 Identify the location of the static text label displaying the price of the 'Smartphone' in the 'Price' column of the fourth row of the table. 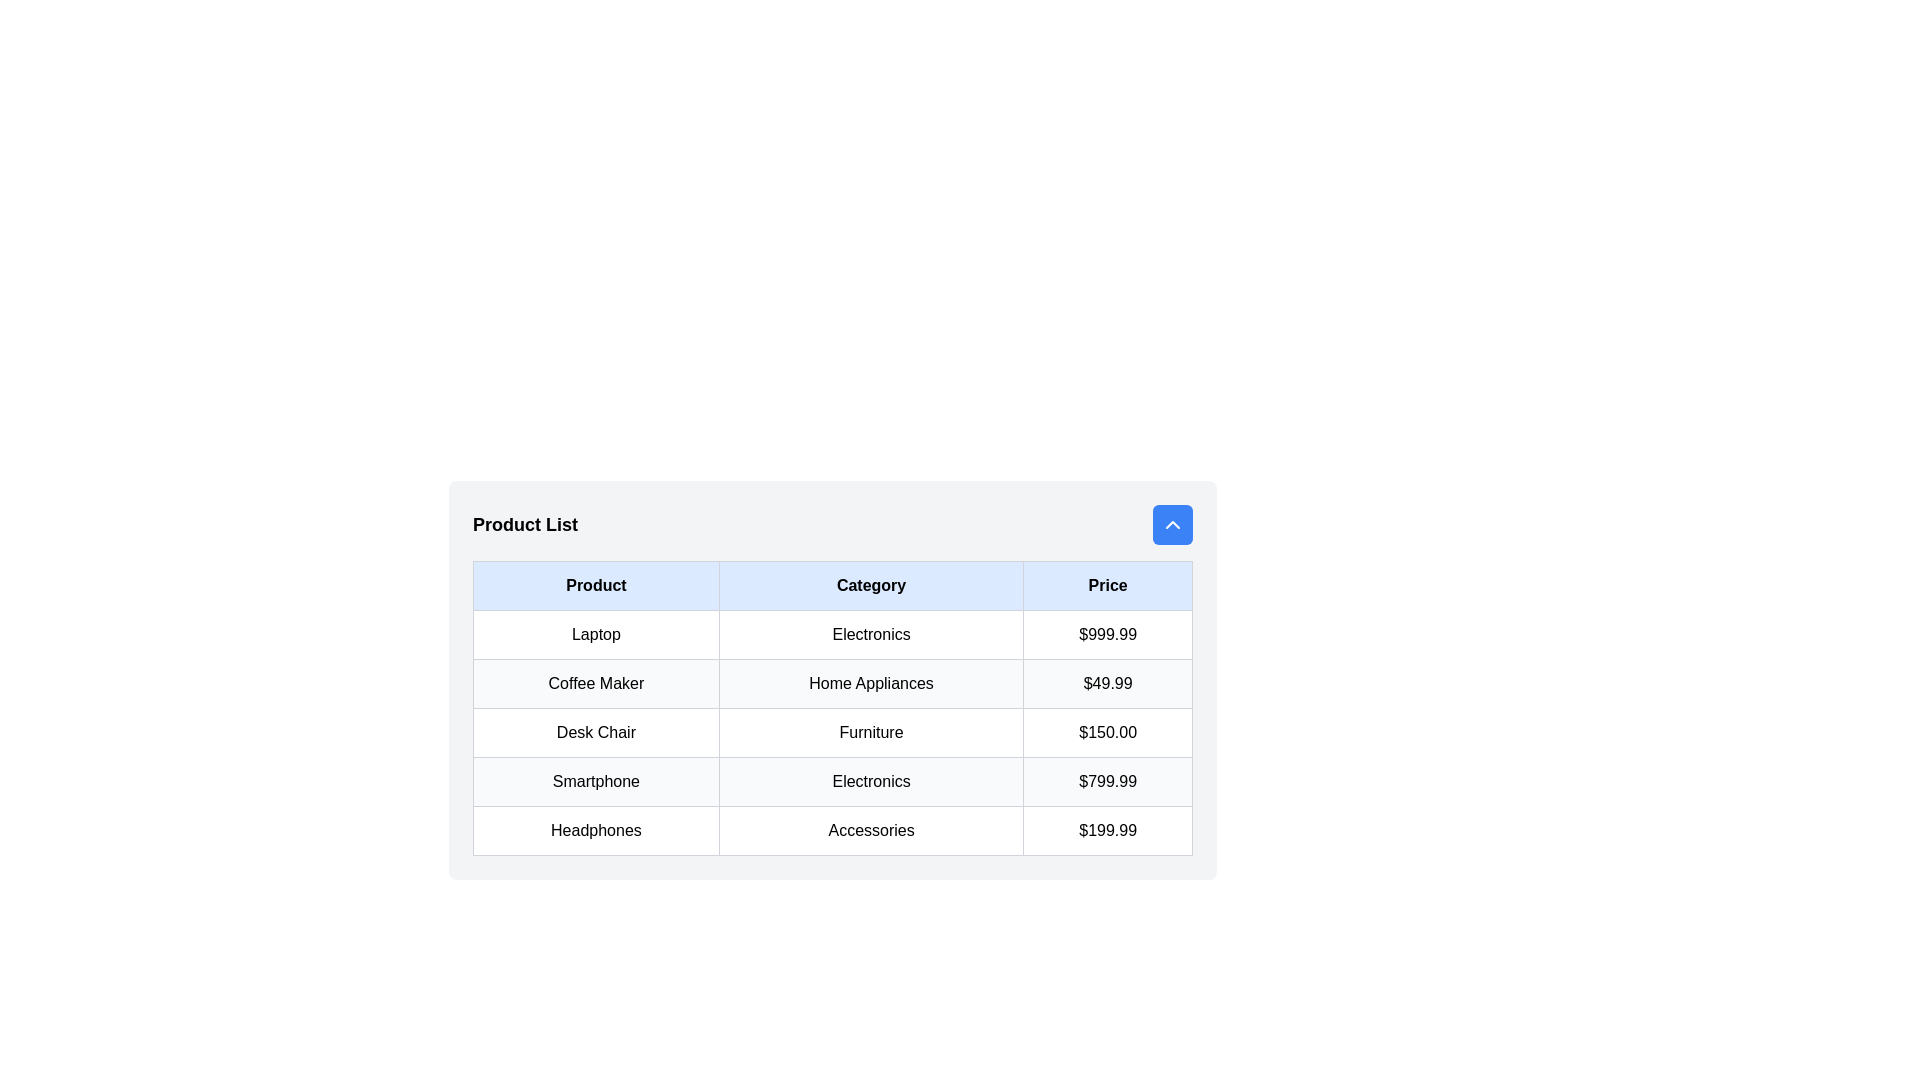
(1107, 781).